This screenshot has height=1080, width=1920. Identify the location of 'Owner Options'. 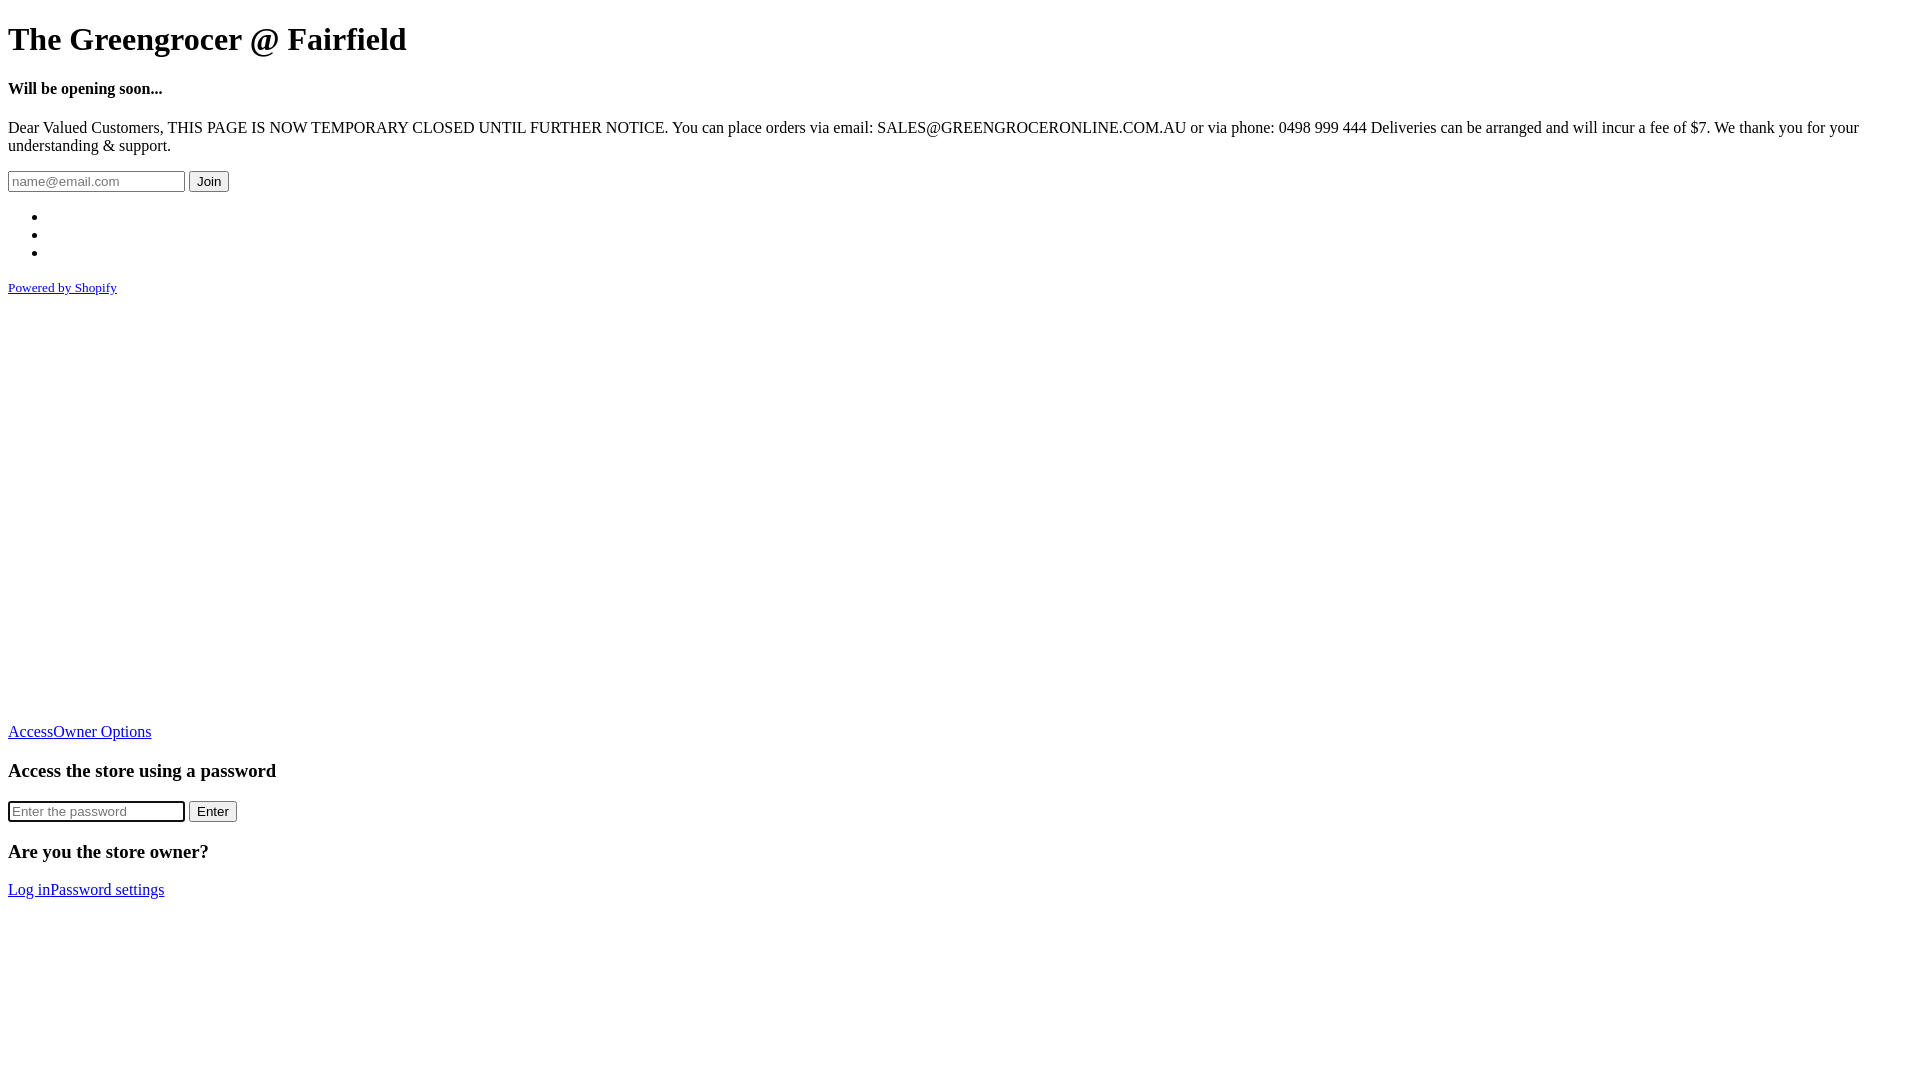
(52, 731).